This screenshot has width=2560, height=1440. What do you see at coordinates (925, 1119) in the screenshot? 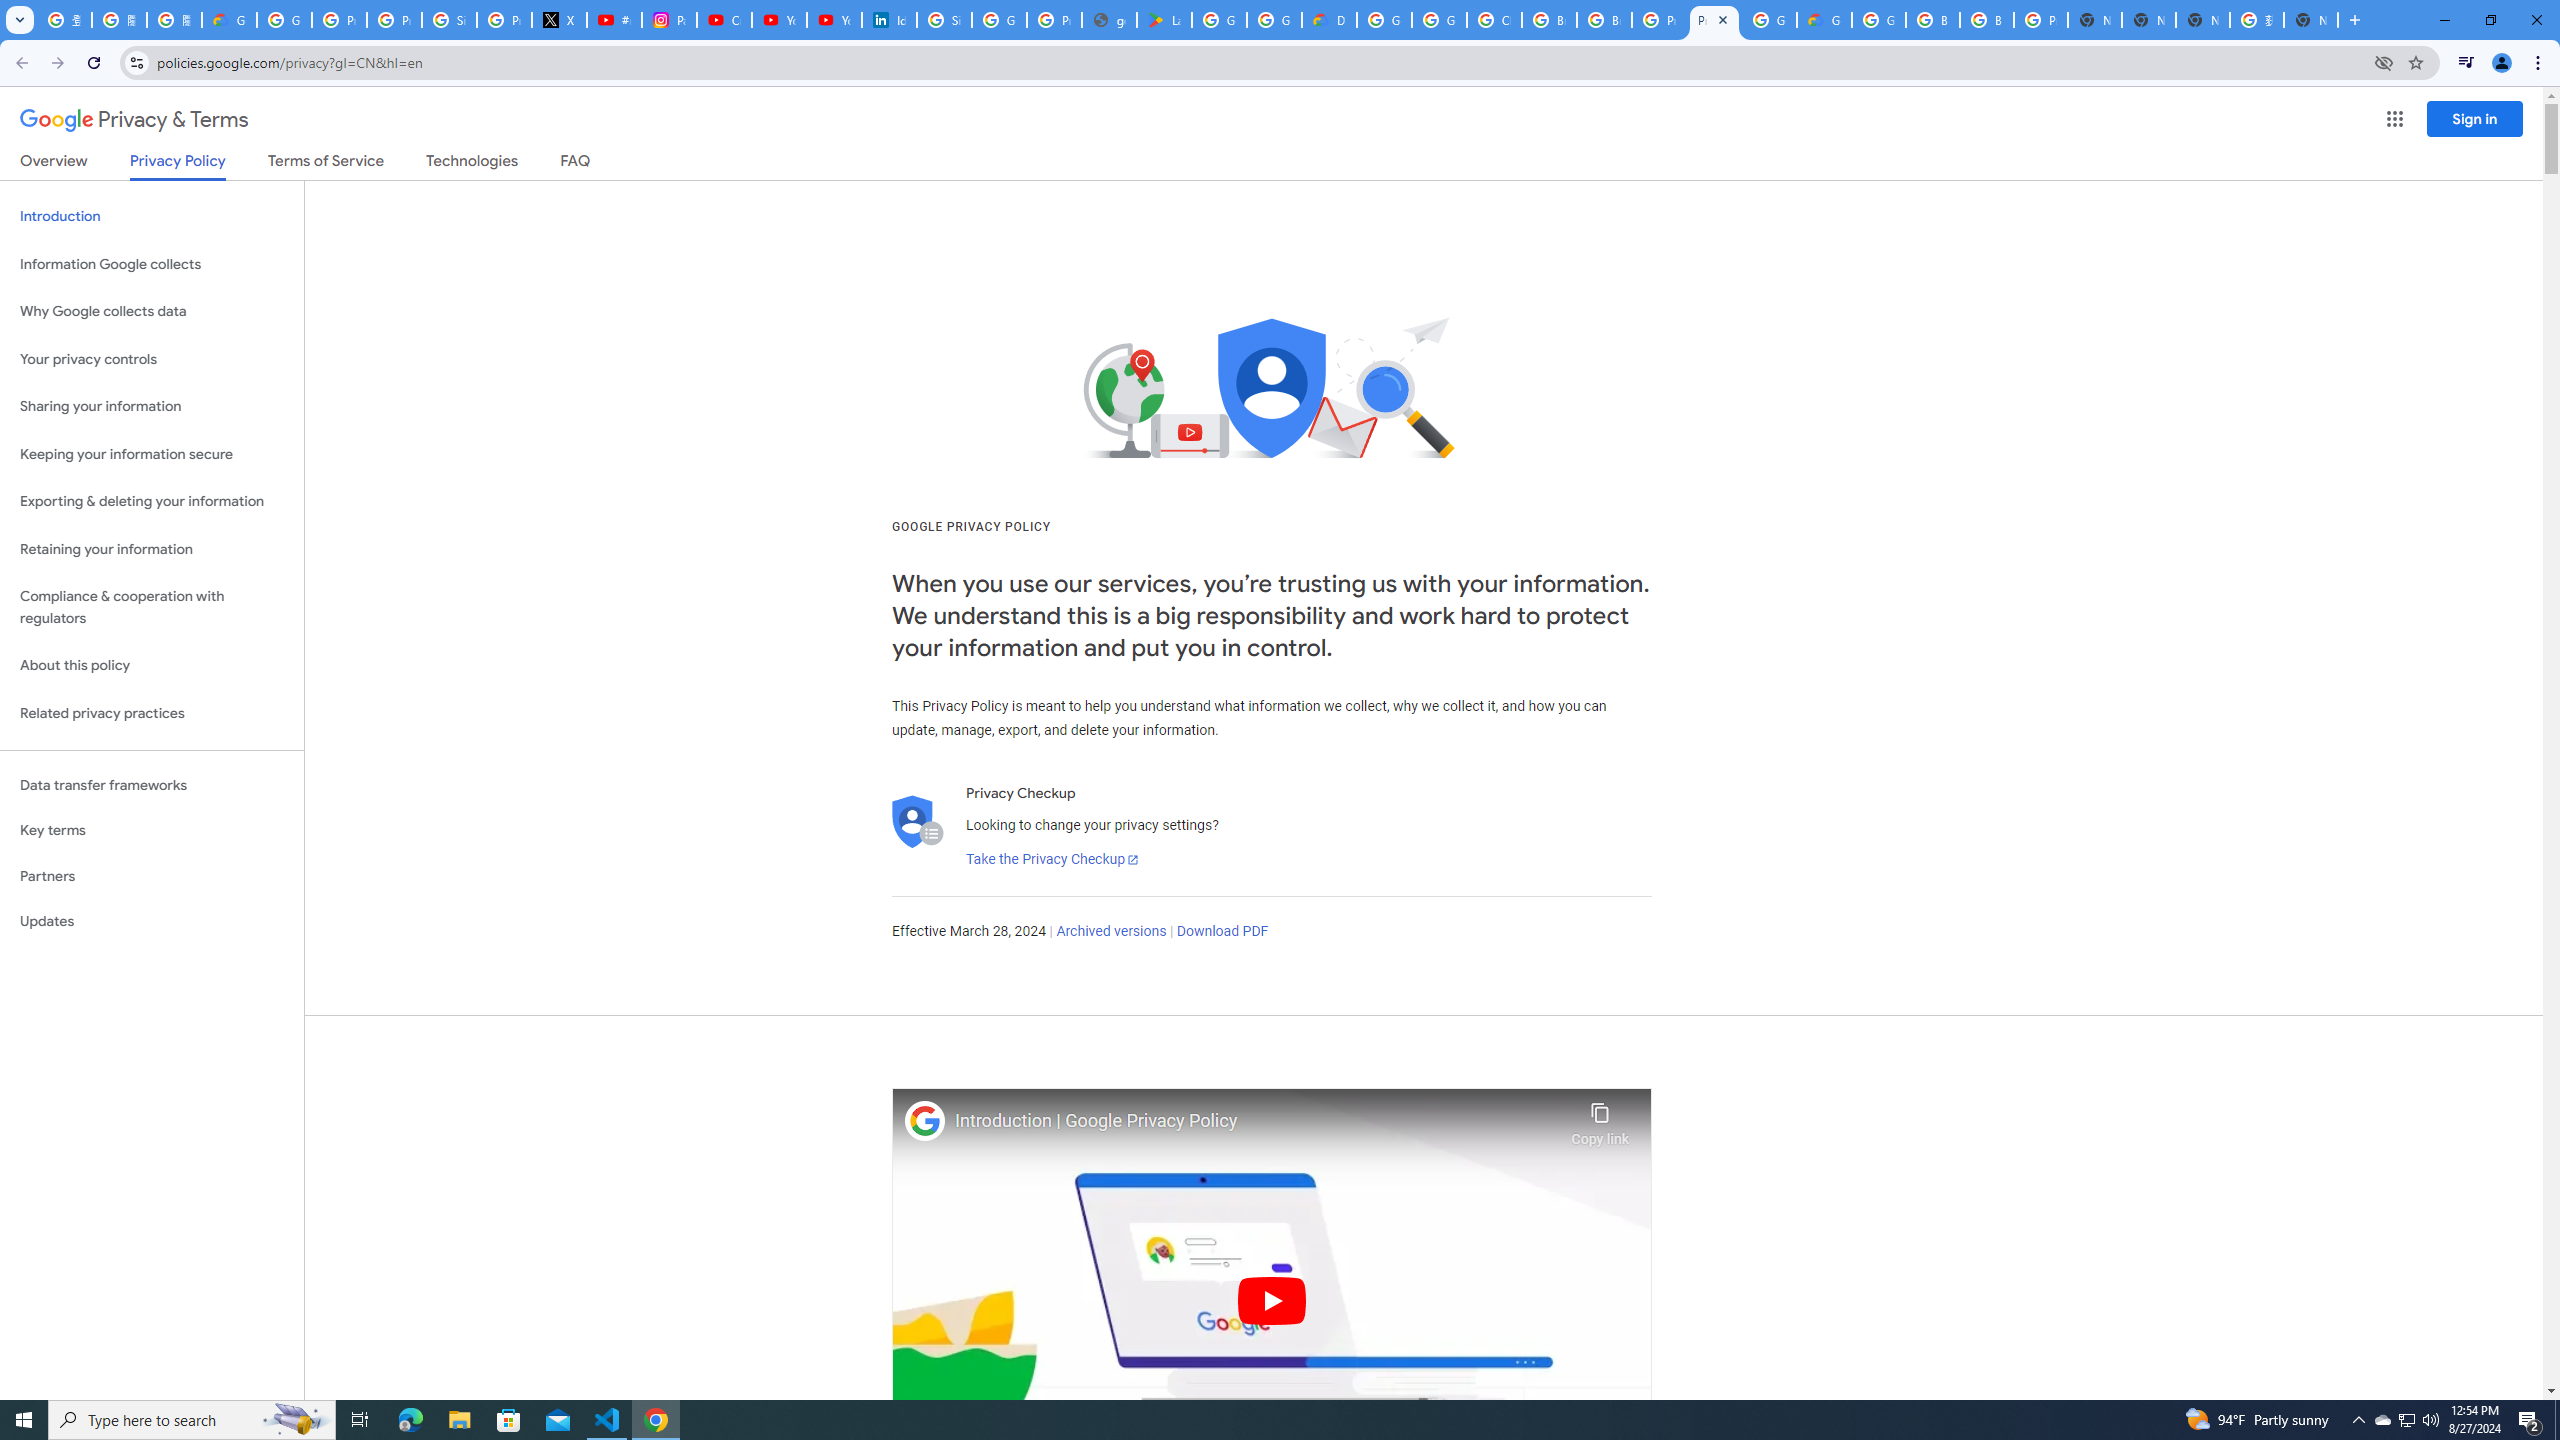
I see `'Photo image of Google'` at bounding box center [925, 1119].